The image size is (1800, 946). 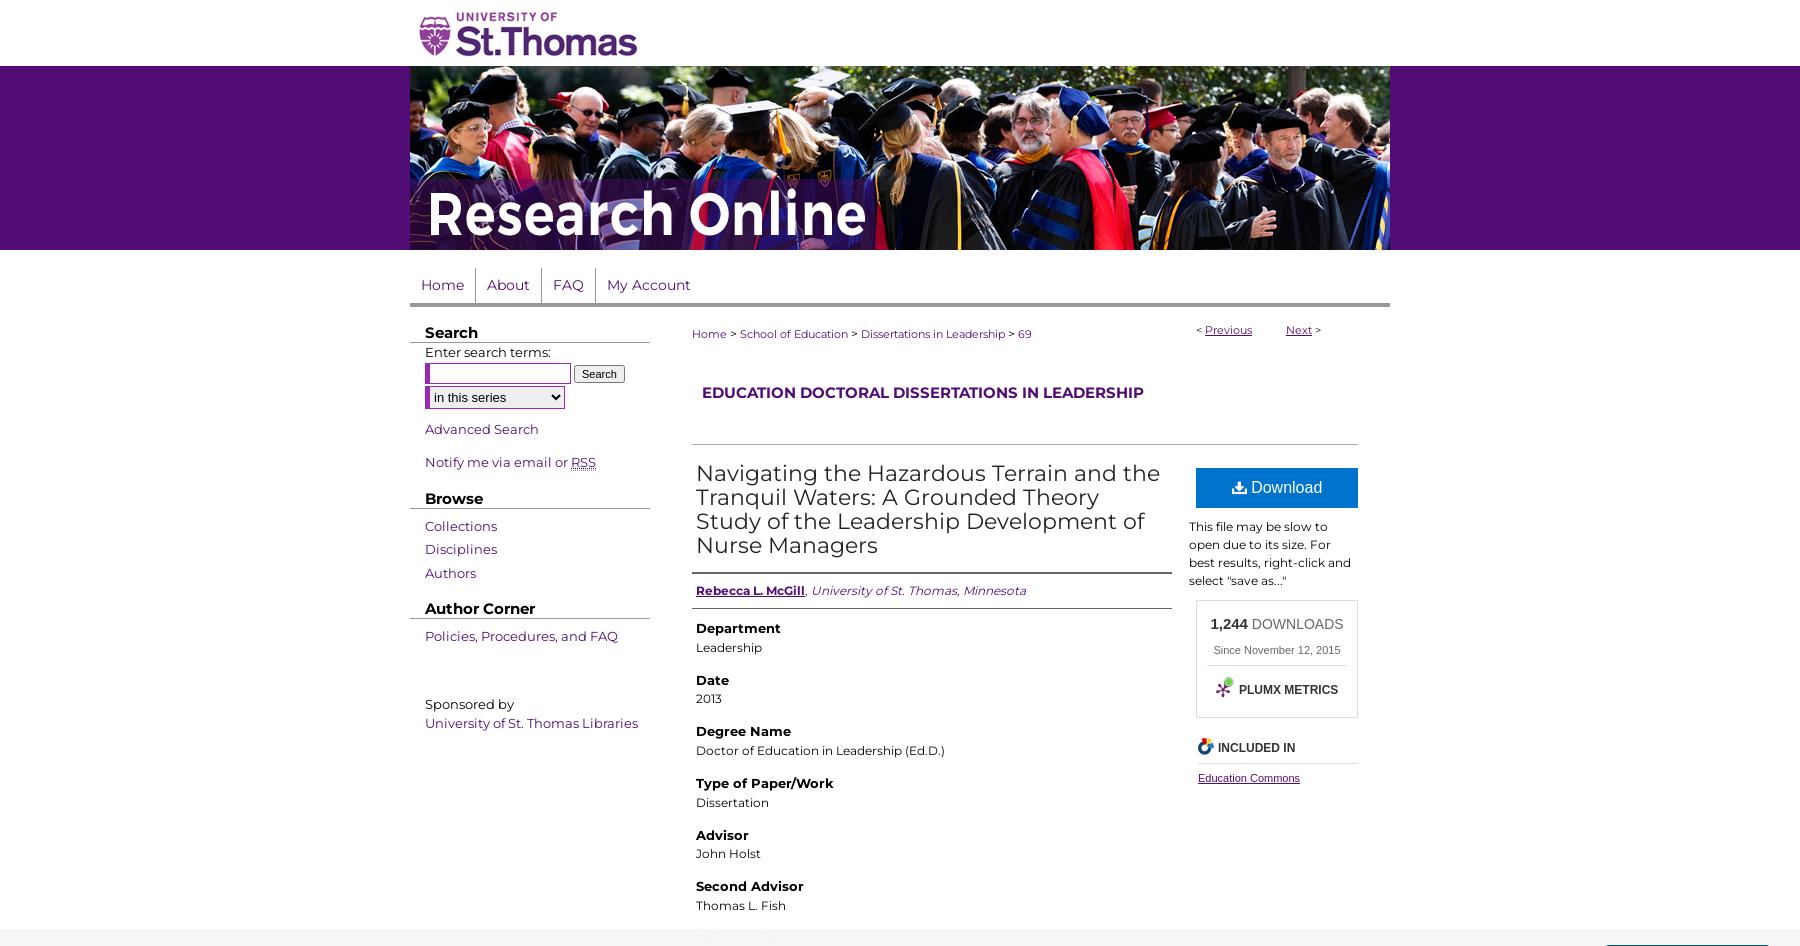 I want to click on 'Since November 12, 2015', so click(x=1212, y=649).